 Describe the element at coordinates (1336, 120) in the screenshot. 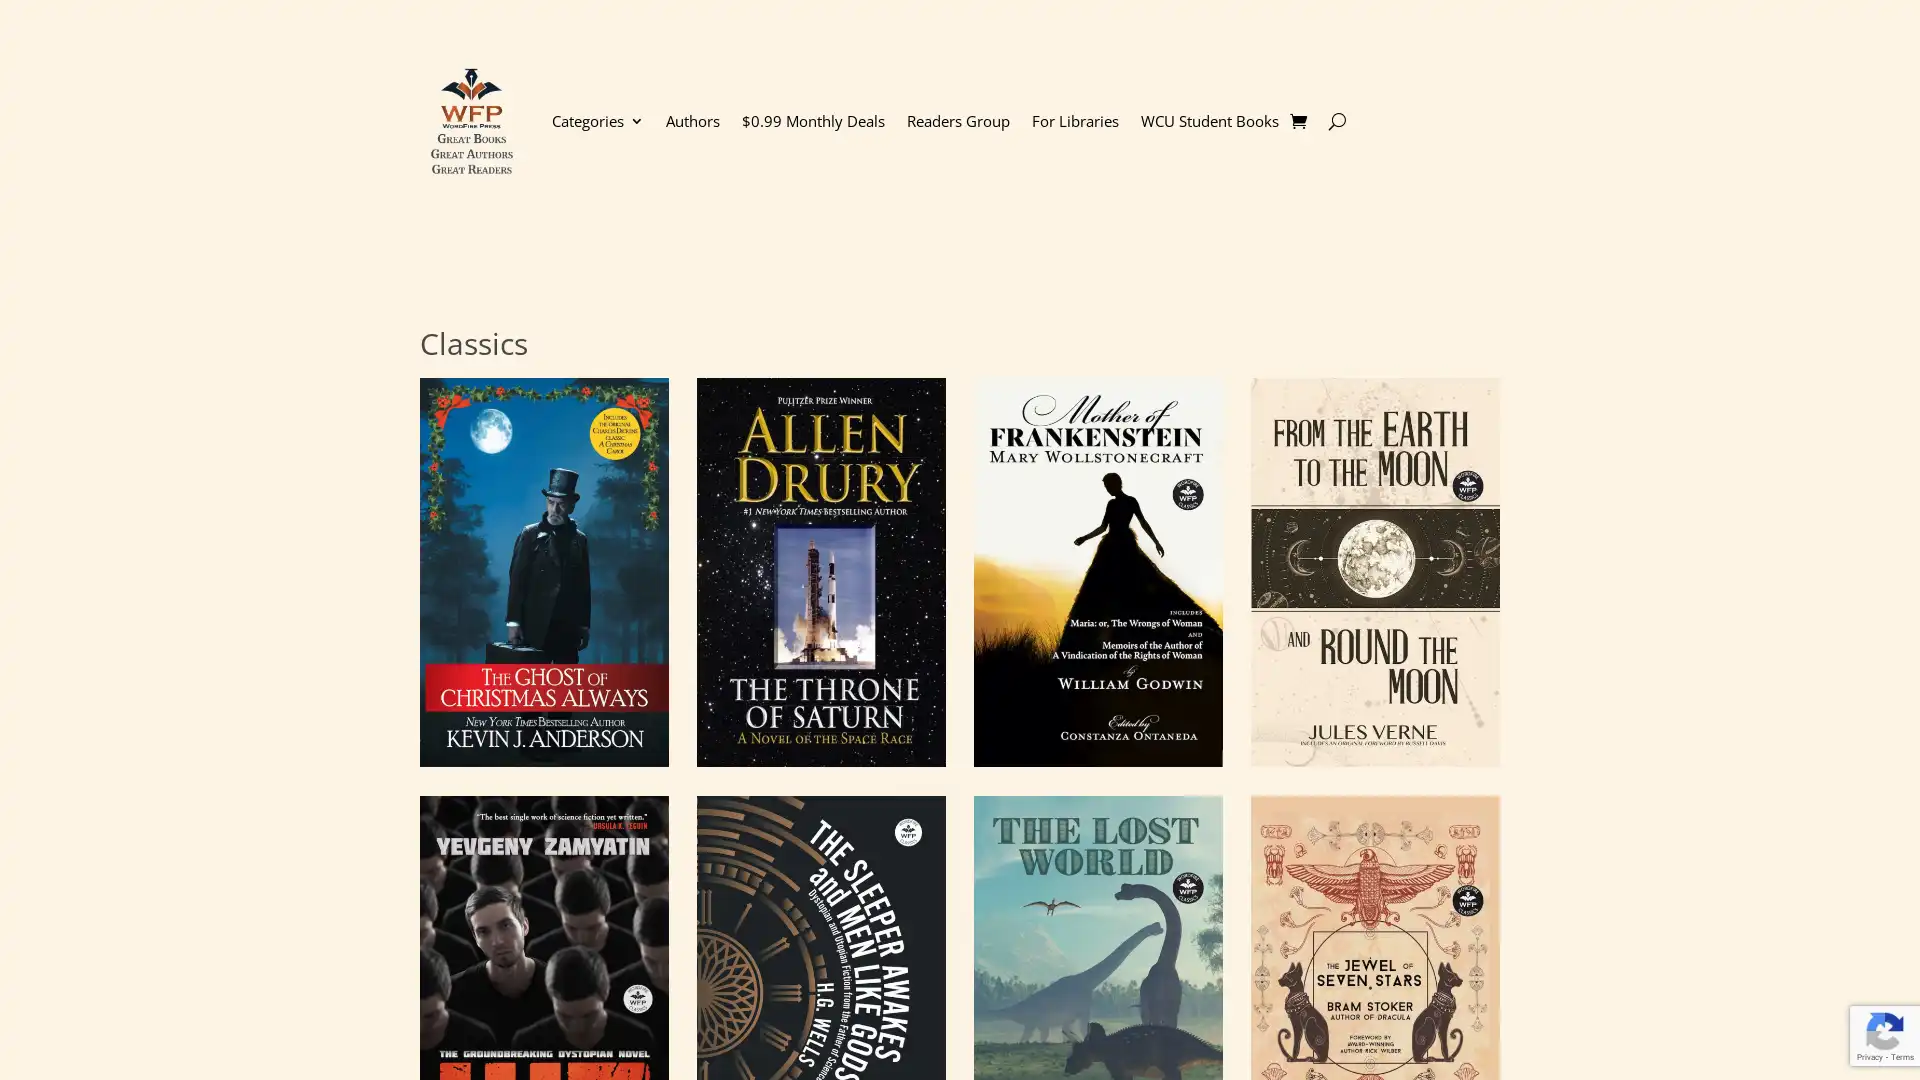

I see `U` at that location.